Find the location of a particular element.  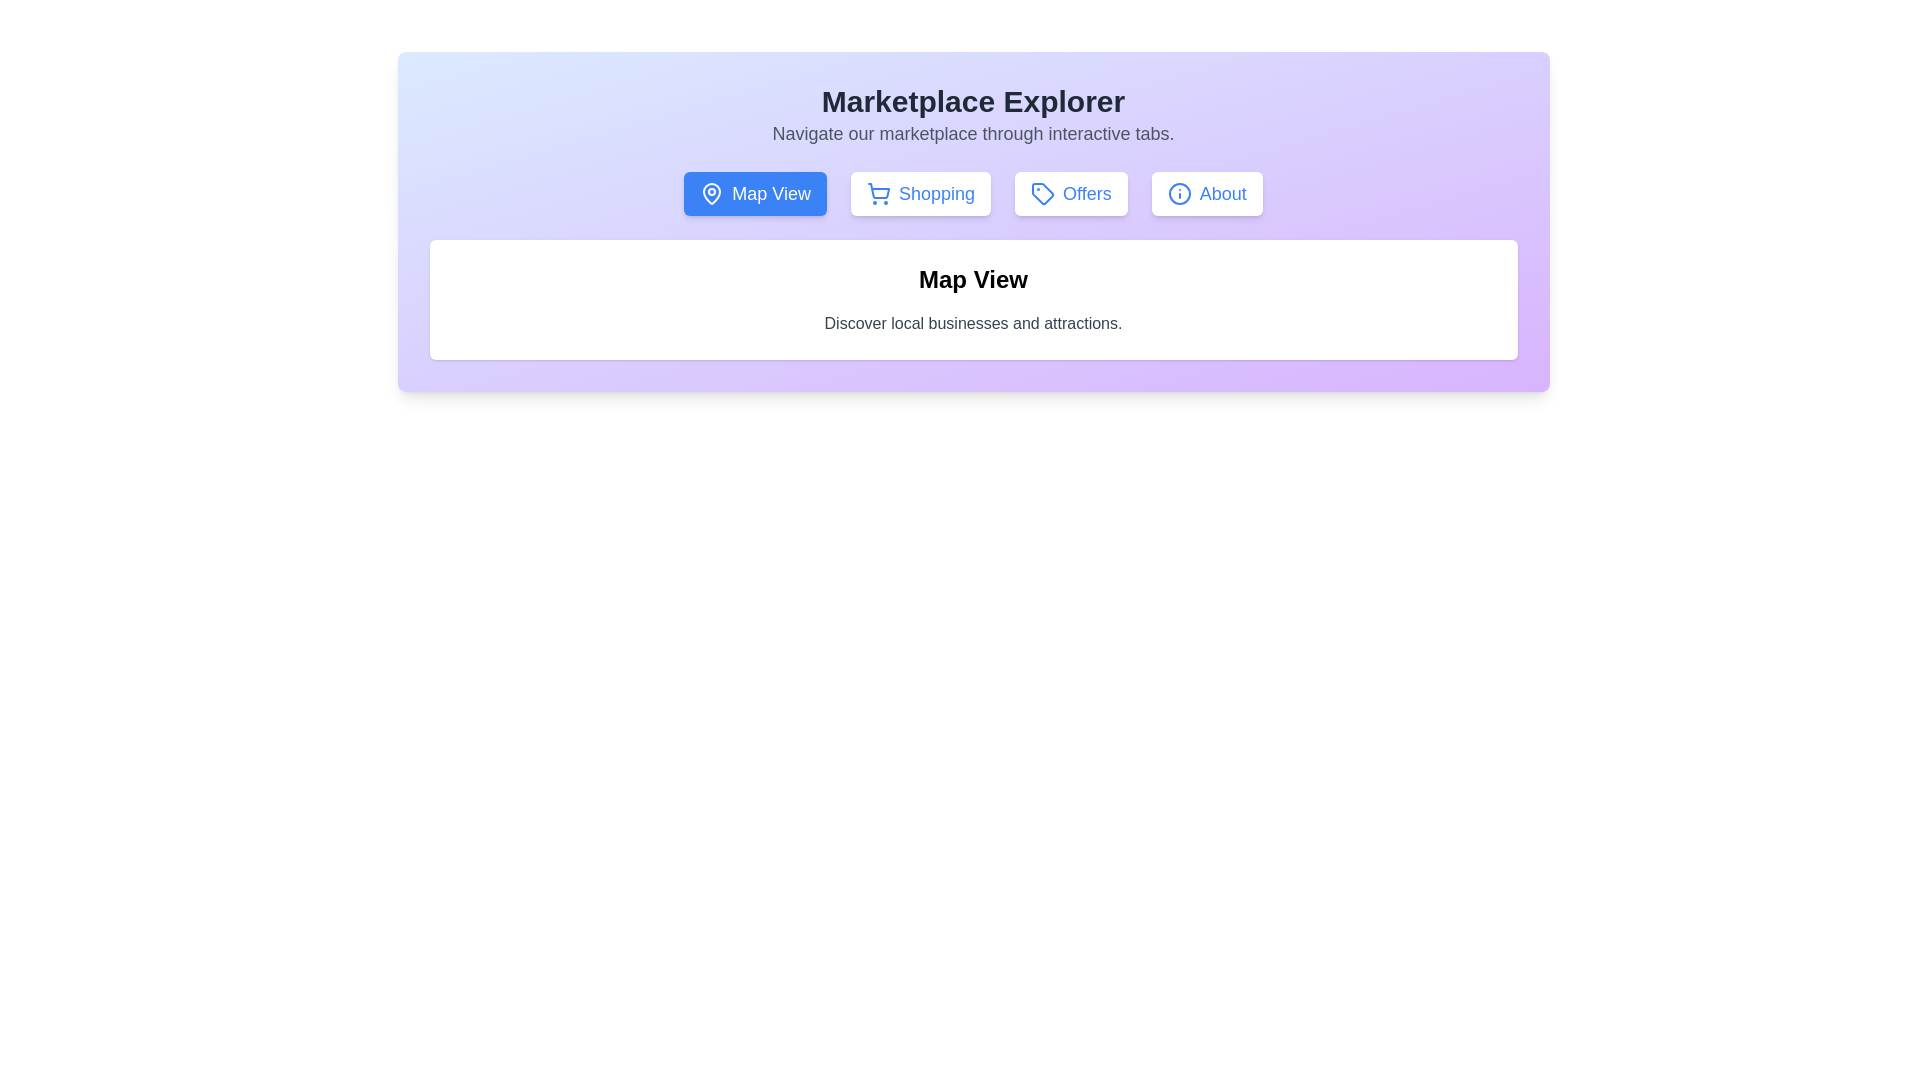

the tab labeled About is located at coordinates (1205, 193).